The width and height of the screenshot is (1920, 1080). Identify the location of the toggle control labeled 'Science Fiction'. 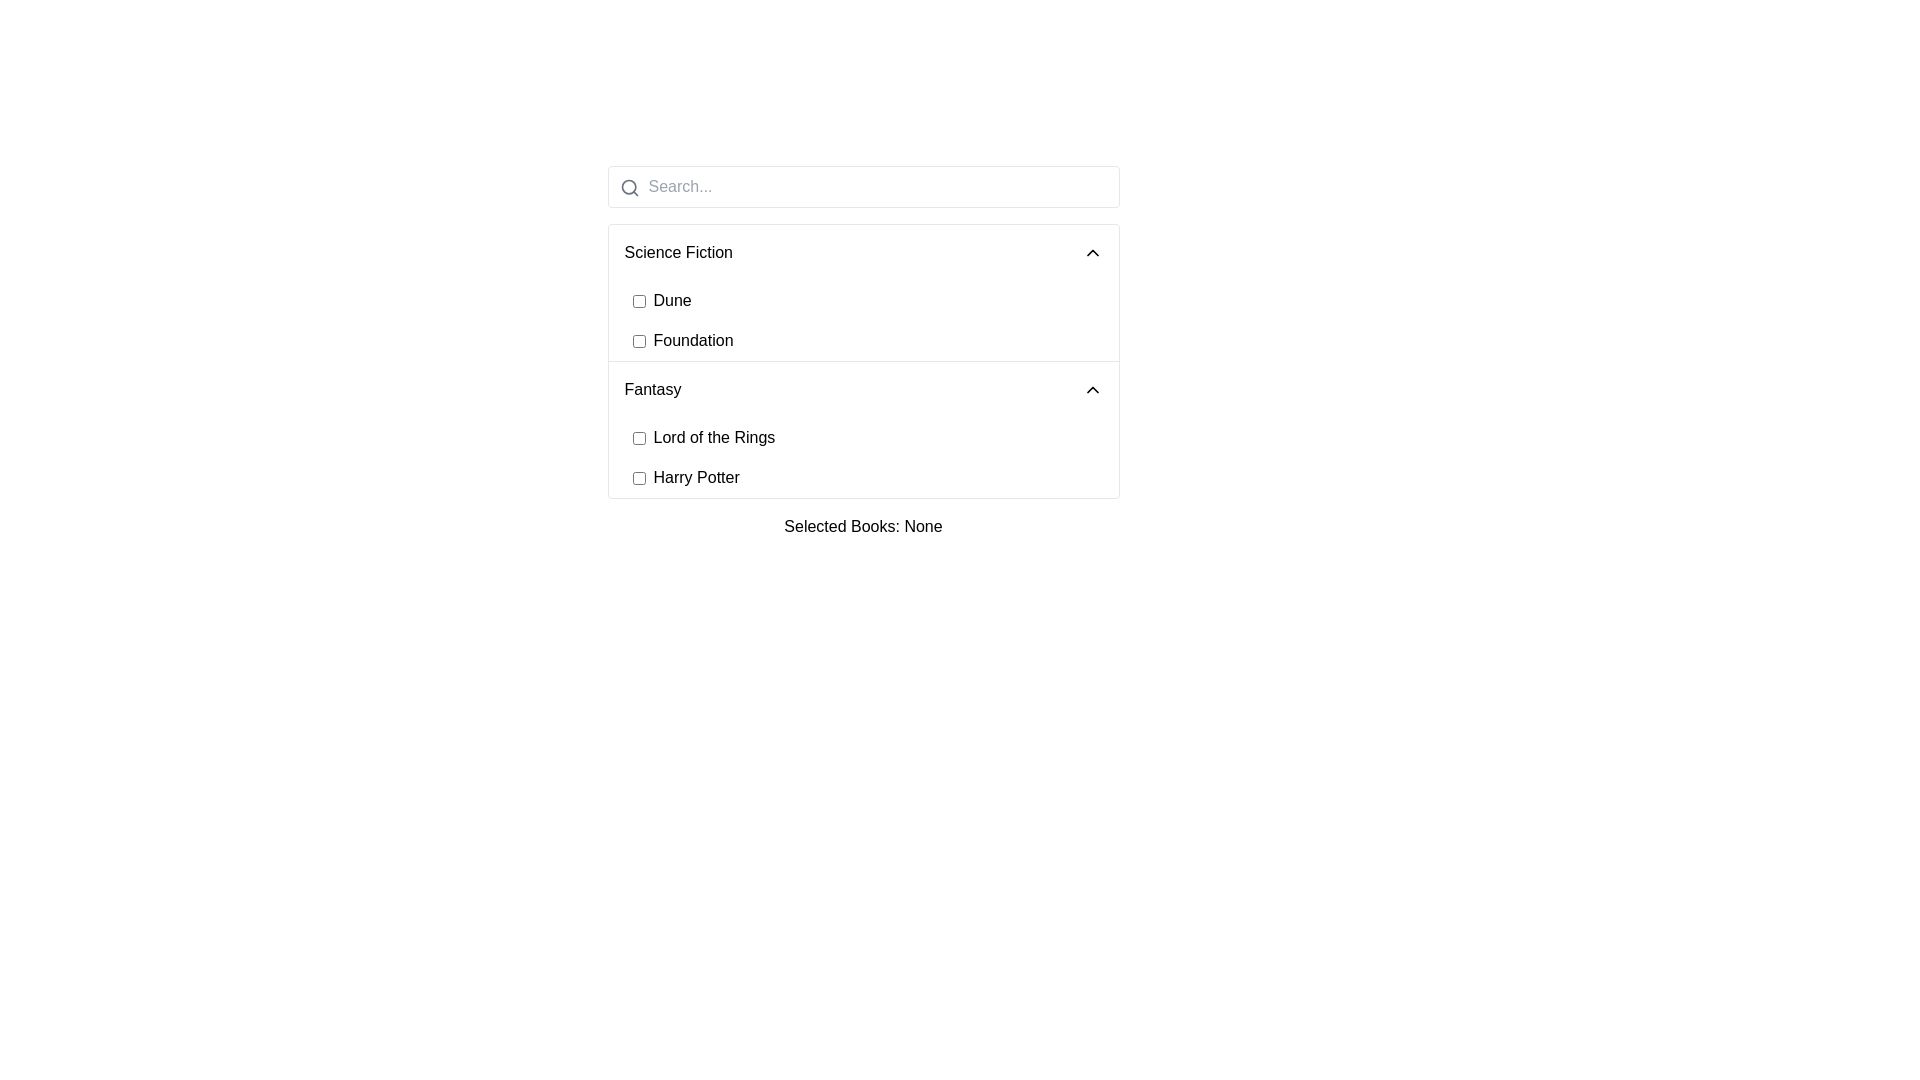
(863, 252).